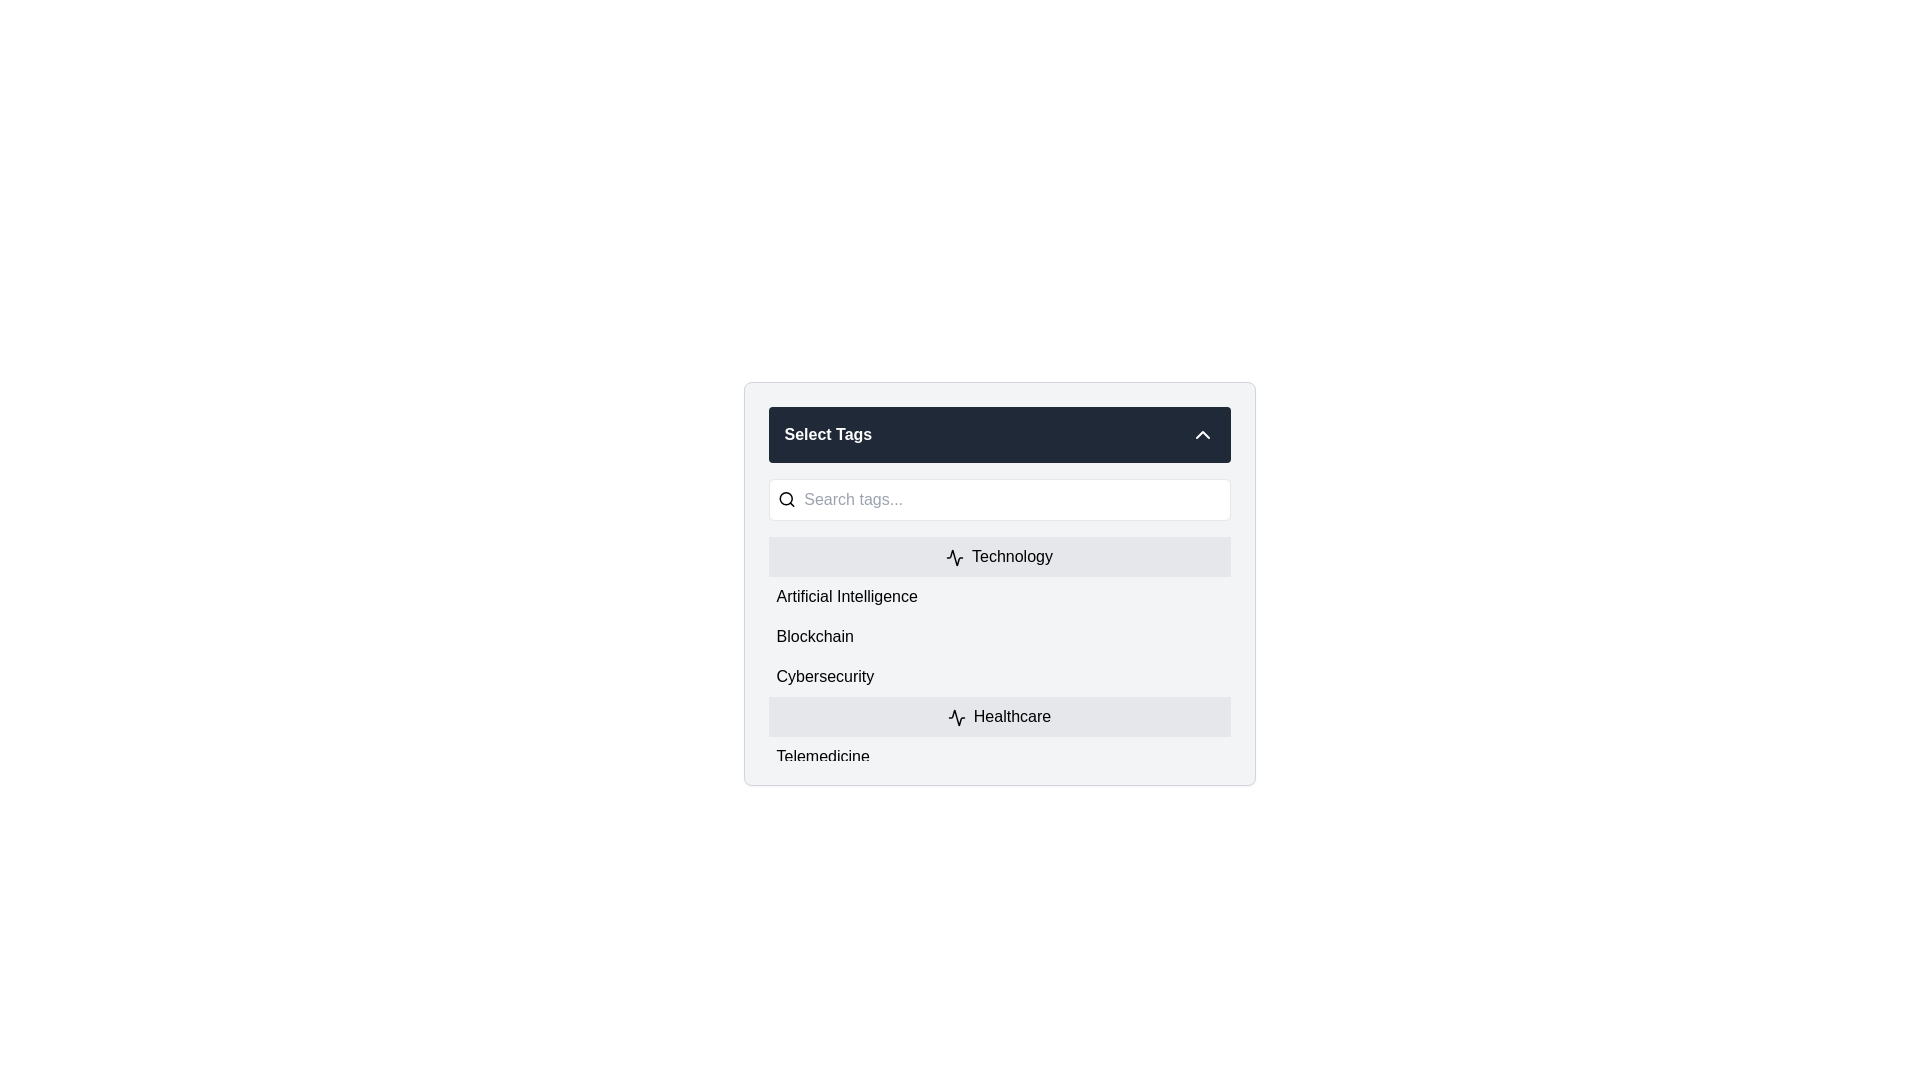  I want to click on Text label that serves as a descriptor for the section or dropdown, located towards the left side of the dark-colored bar containing the 'Select Tags' text and an upward arrow icon, so click(828, 434).